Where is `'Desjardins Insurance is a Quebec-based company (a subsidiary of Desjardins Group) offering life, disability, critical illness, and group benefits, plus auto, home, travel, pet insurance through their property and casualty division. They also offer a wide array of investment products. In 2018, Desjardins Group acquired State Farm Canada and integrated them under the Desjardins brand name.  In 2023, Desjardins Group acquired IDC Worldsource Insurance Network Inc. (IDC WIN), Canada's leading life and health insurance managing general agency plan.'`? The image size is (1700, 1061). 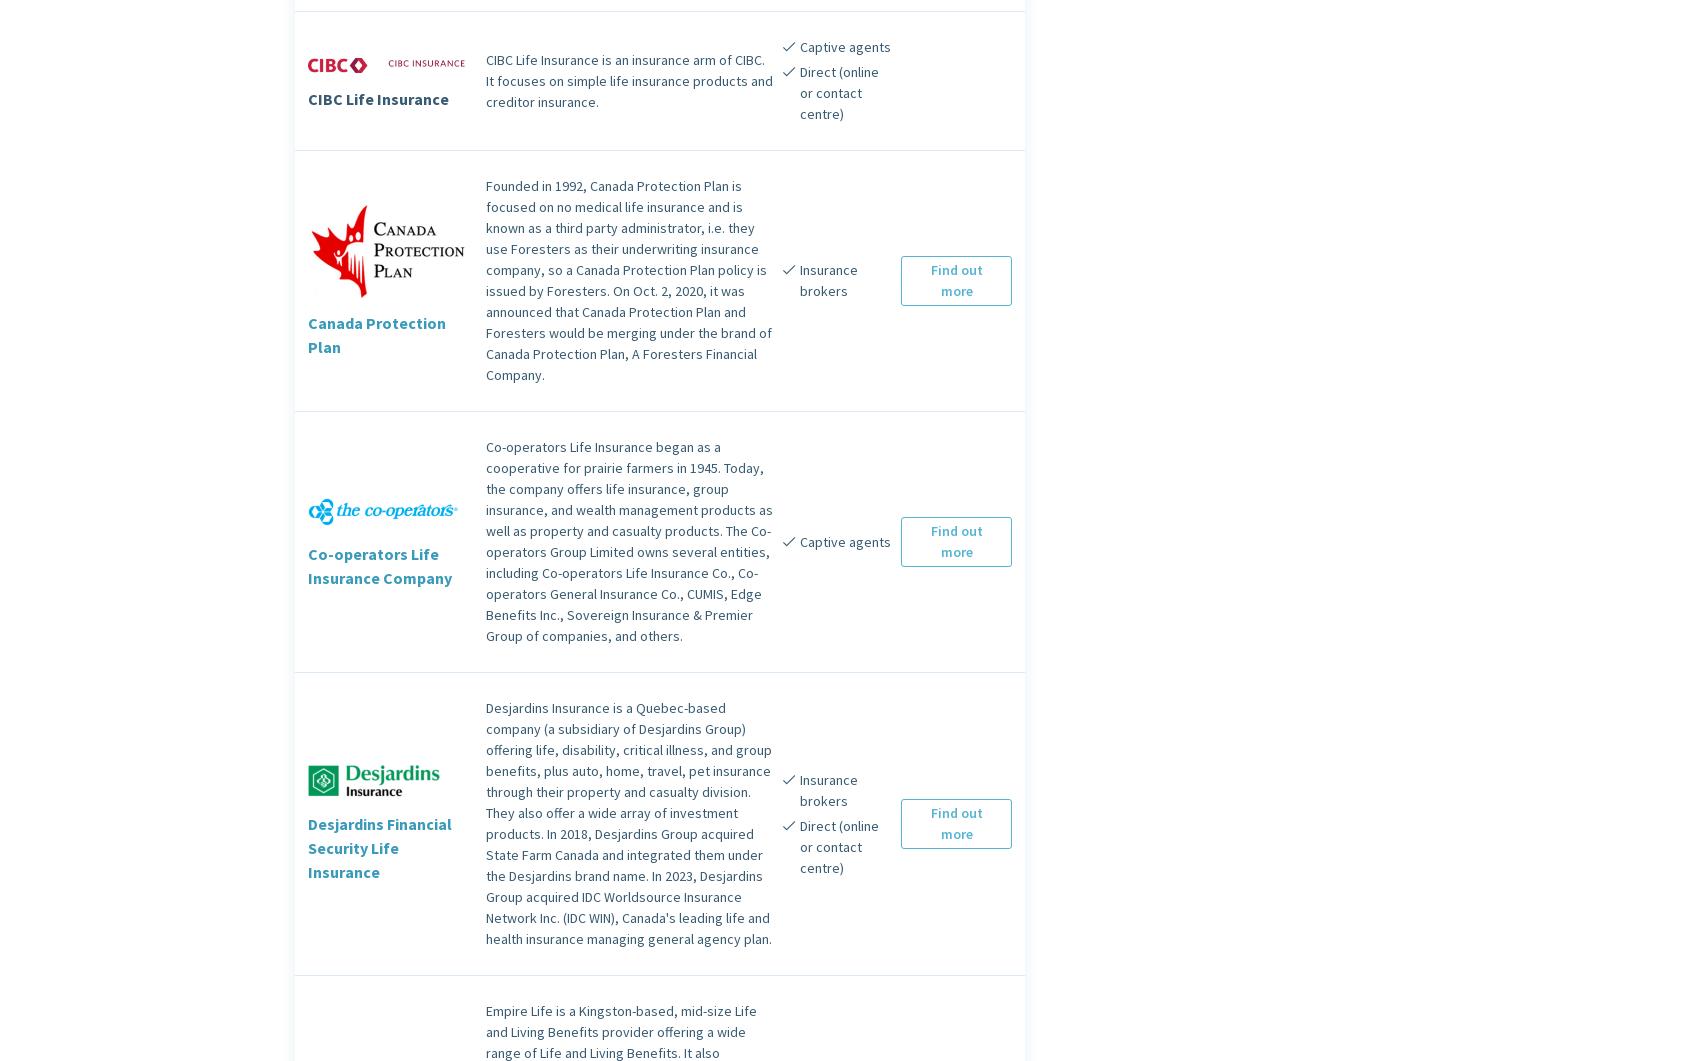
'Desjardins Insurance is a Quebec-based company (a subsidiary of Desjardins Group) offering life, disability, critical illness, and group benefits, plus auto, home, travel, pet insurance through their property and casualty division. They also offer a wide array of investment products. In 2018, Desjardins Group acquired State Farm Canada and integrated them under the Desjardins brand name.  In 2023, Desjardins Group acquired IDC Worldsource Insurance Network Inc. (IDC WIN), Canada's leading life and health insurance managing general agency plan.' is located at coordinates (628, 823).